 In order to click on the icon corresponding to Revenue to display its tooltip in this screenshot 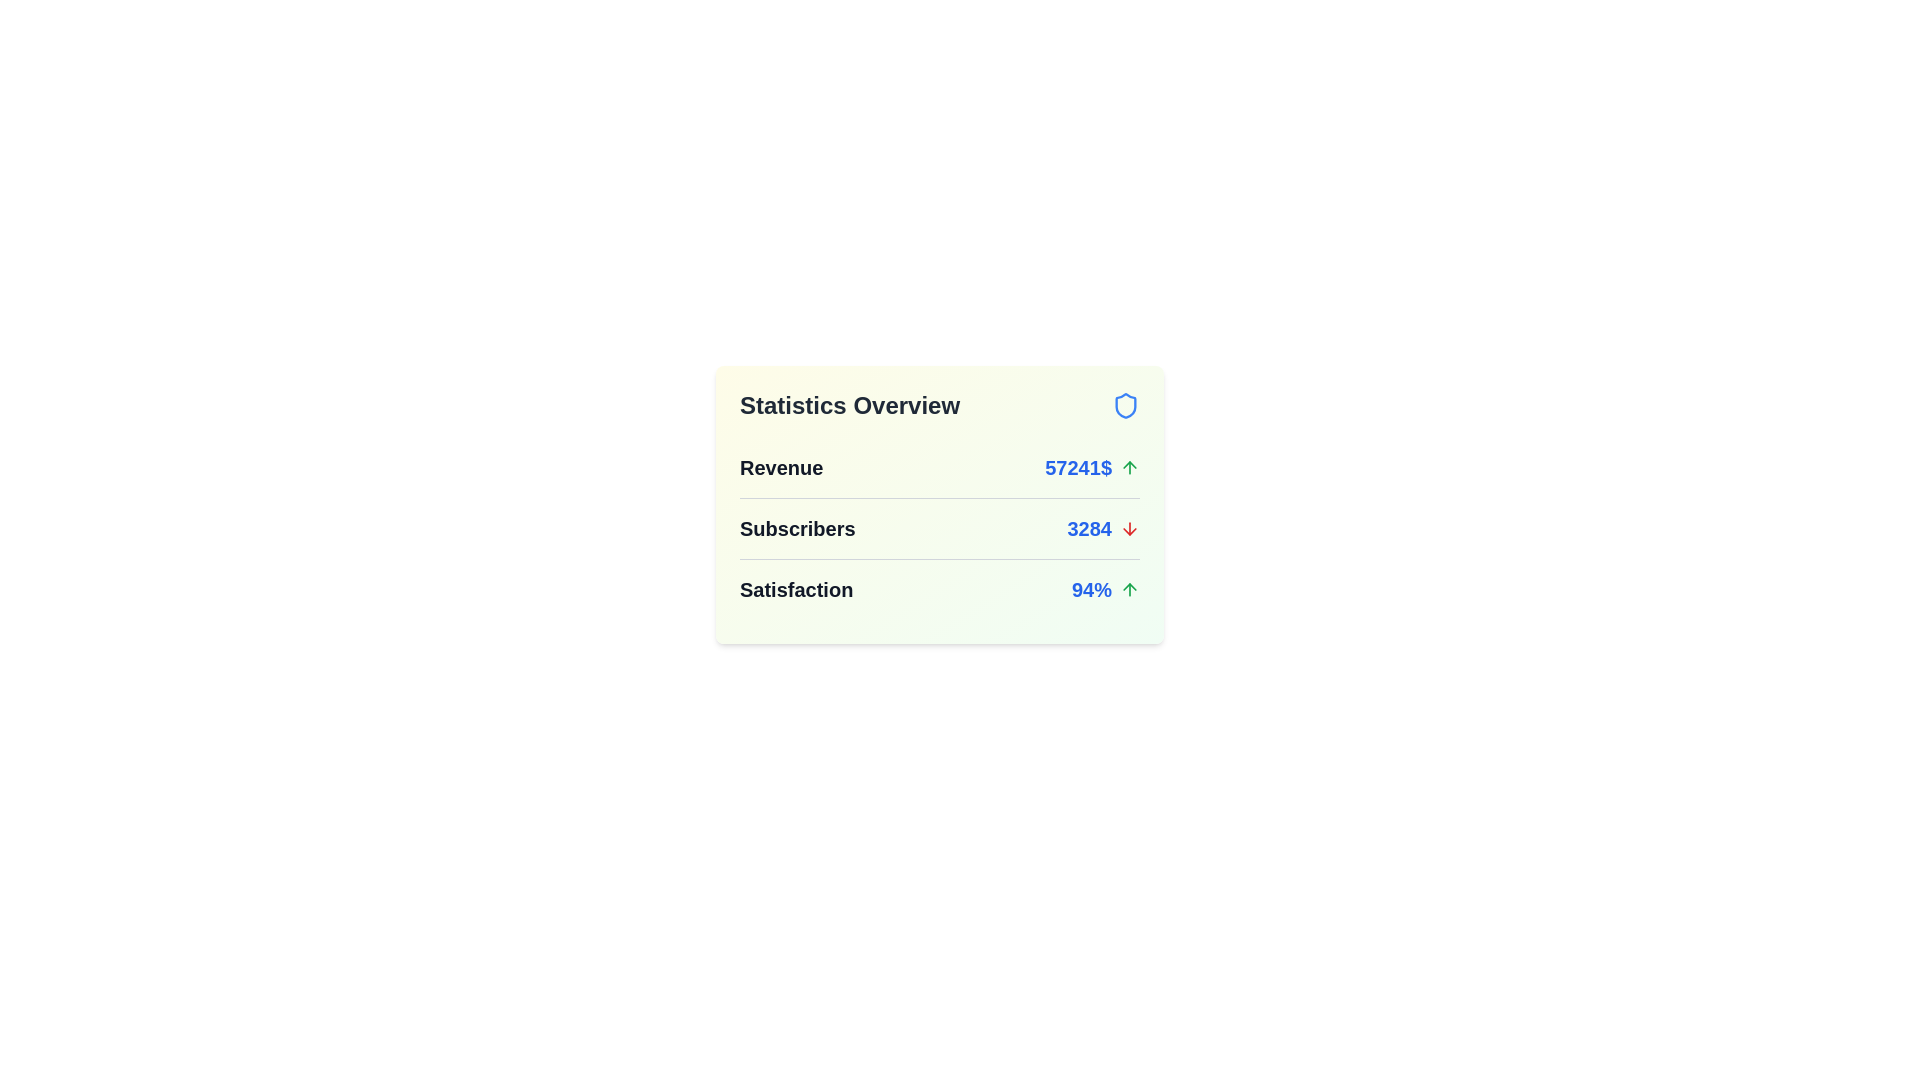, I will do `click(1129, 467)`.